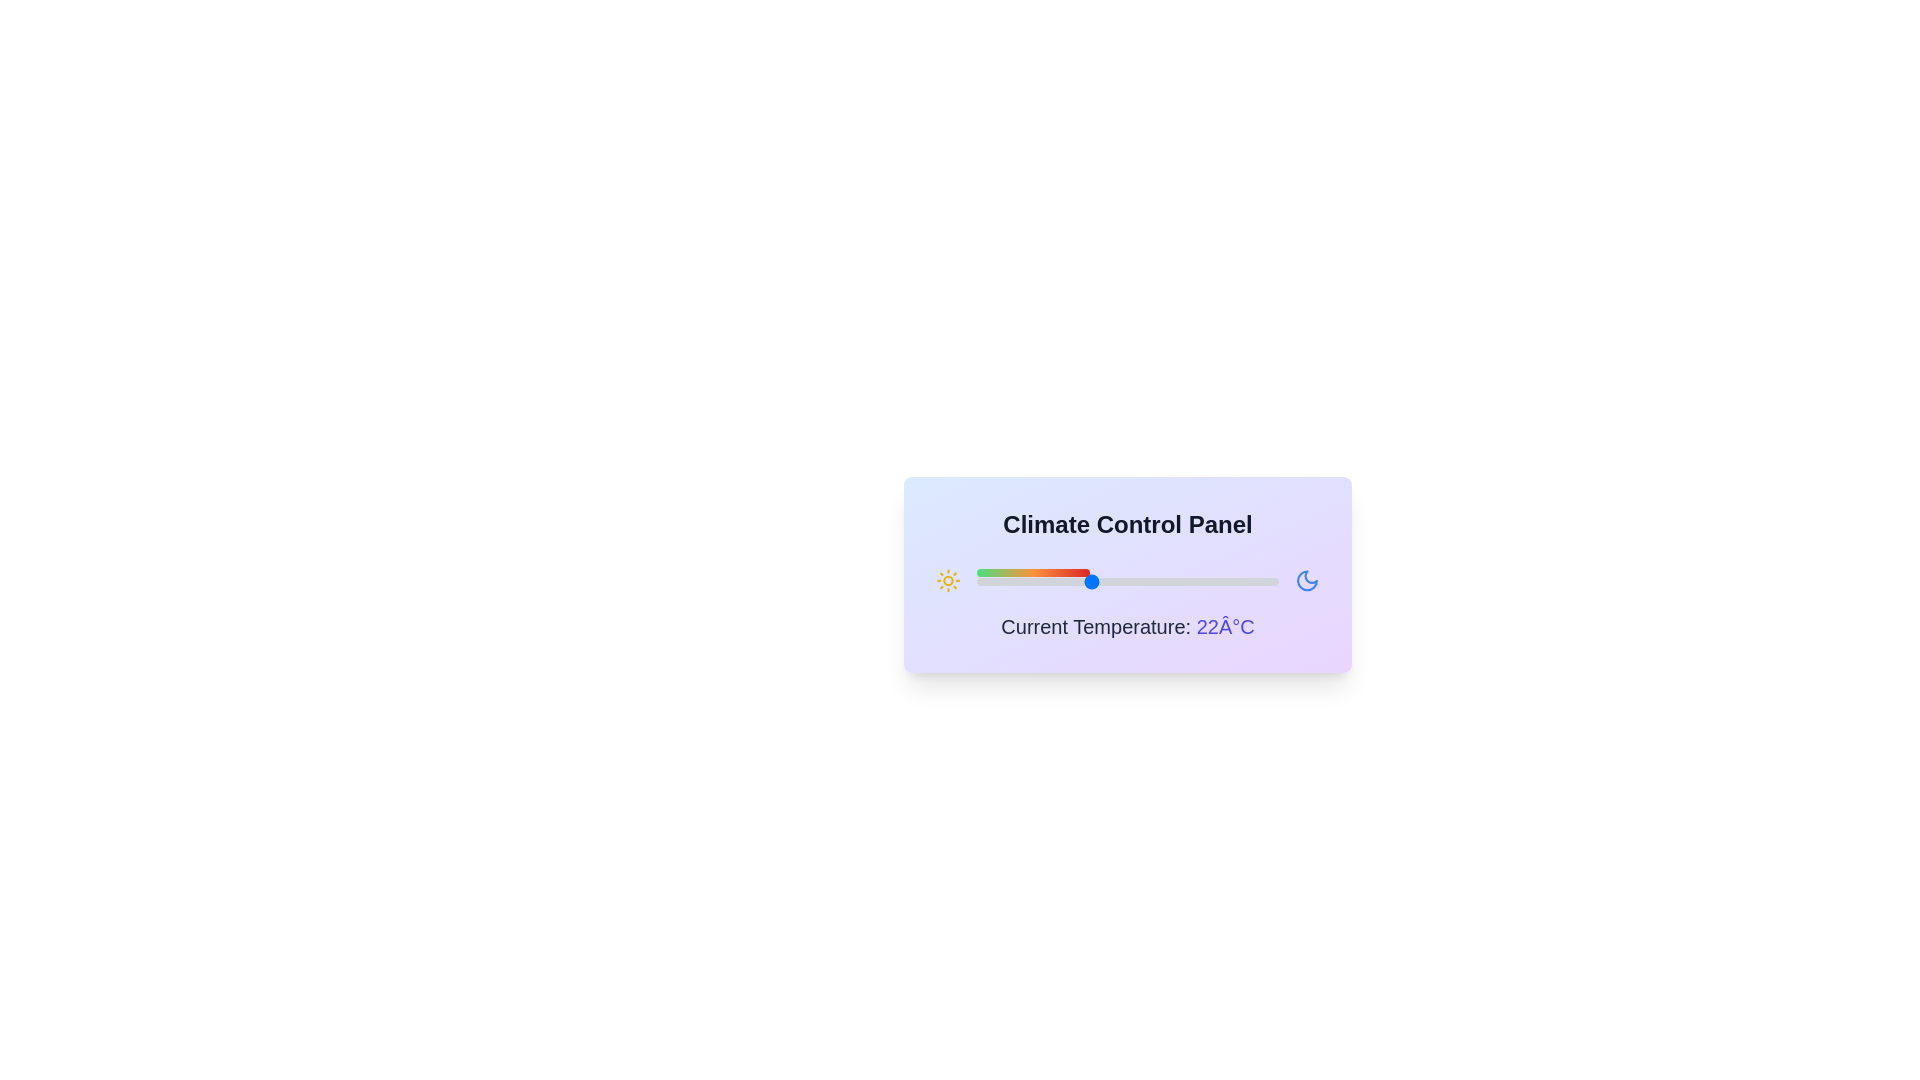  I want to click on the vibrant progress bar element in the 'Climate Control Panel', which transitions from green to red and is located above the slider handle, so click(1033, 573).